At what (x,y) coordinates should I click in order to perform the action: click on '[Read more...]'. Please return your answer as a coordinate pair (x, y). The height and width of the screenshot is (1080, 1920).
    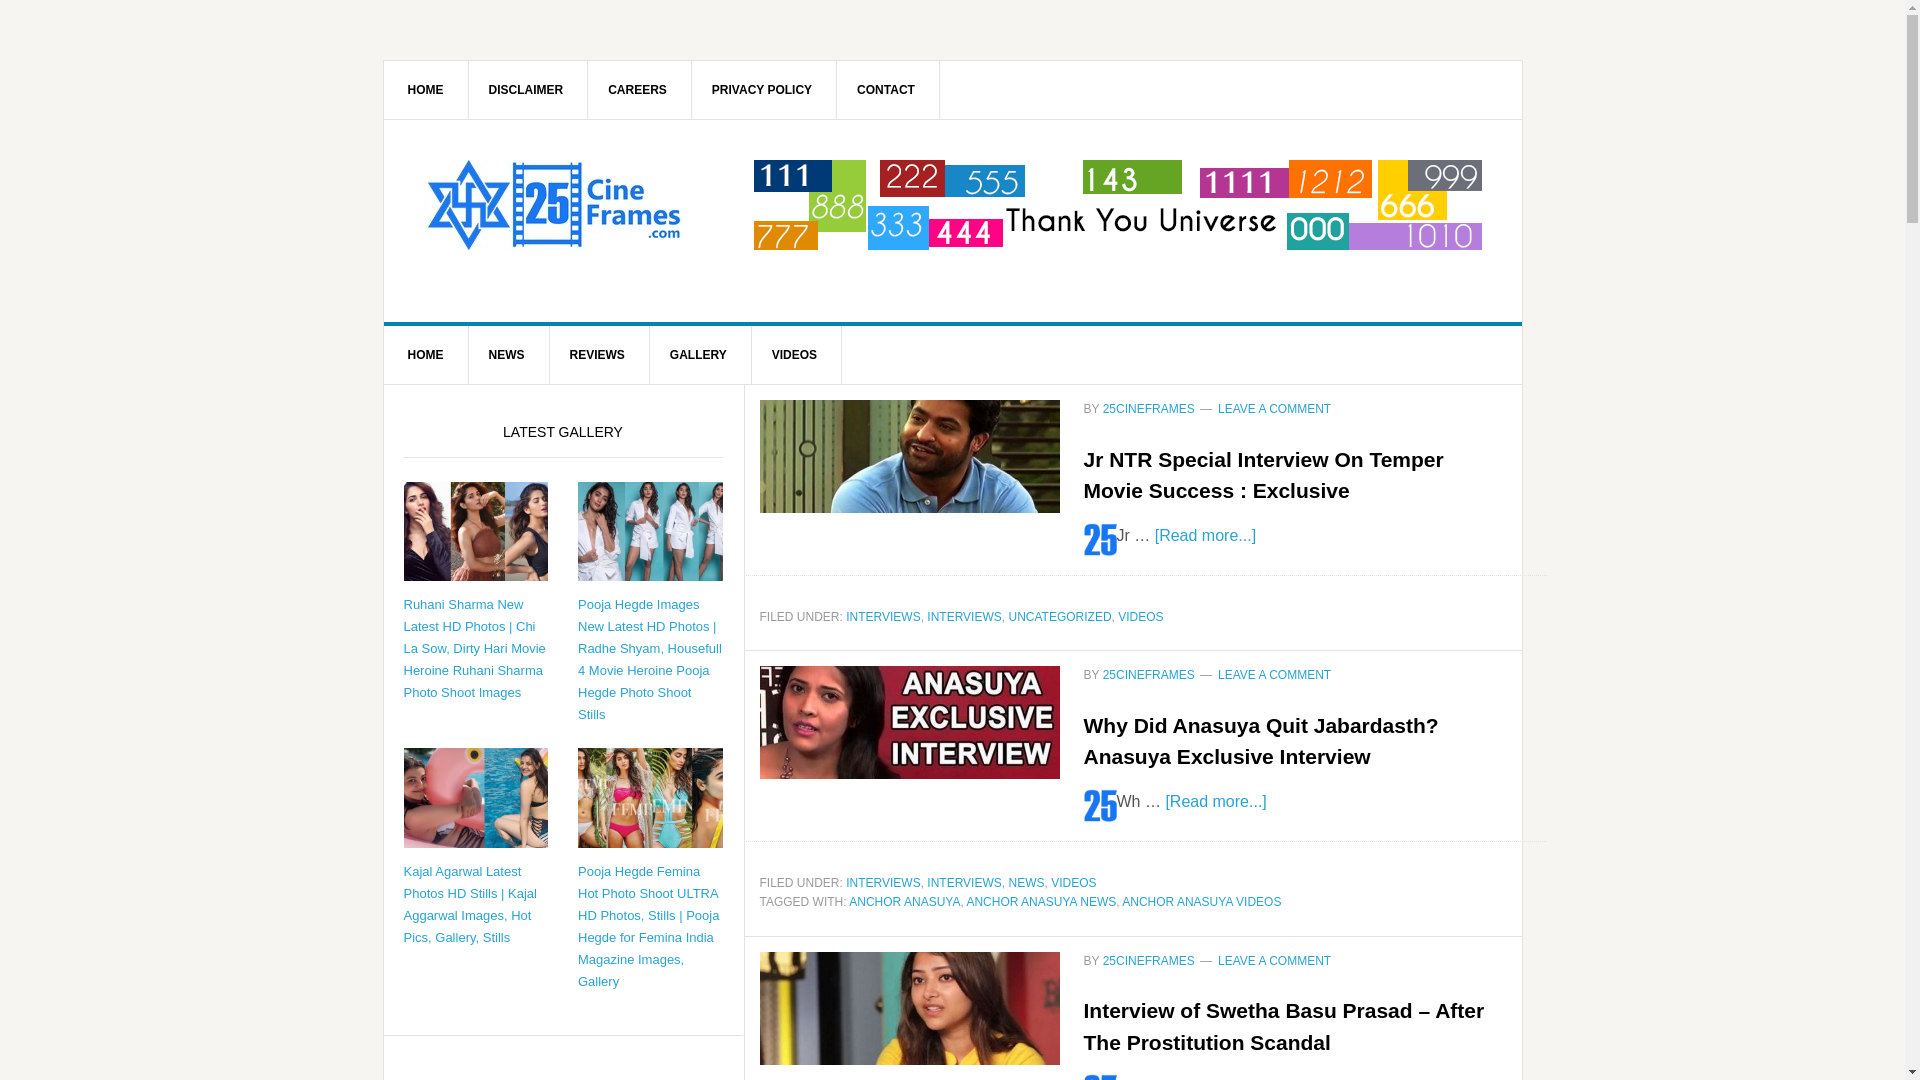
    Looking at the image, I should click on (1214, 799).